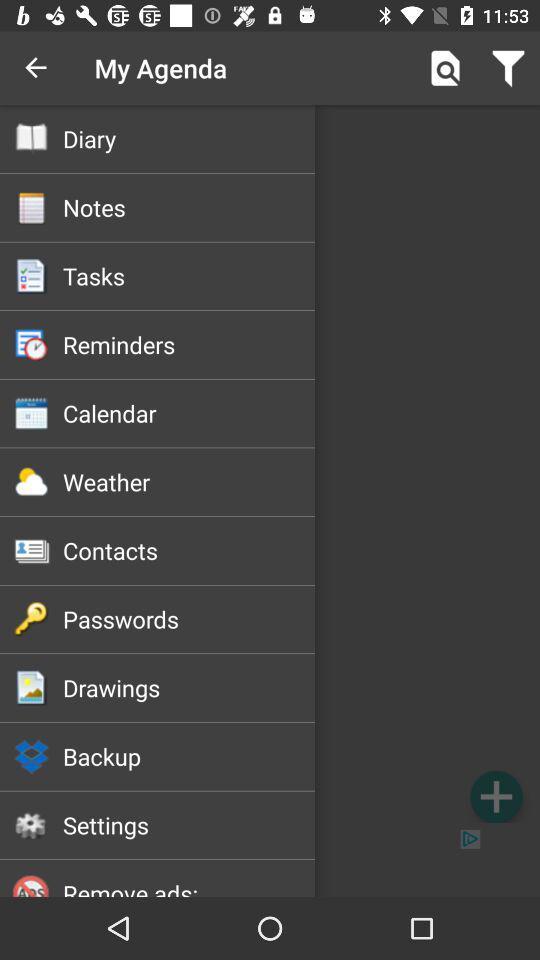  I want to click on the icon next to the backup, so click(495, 796).